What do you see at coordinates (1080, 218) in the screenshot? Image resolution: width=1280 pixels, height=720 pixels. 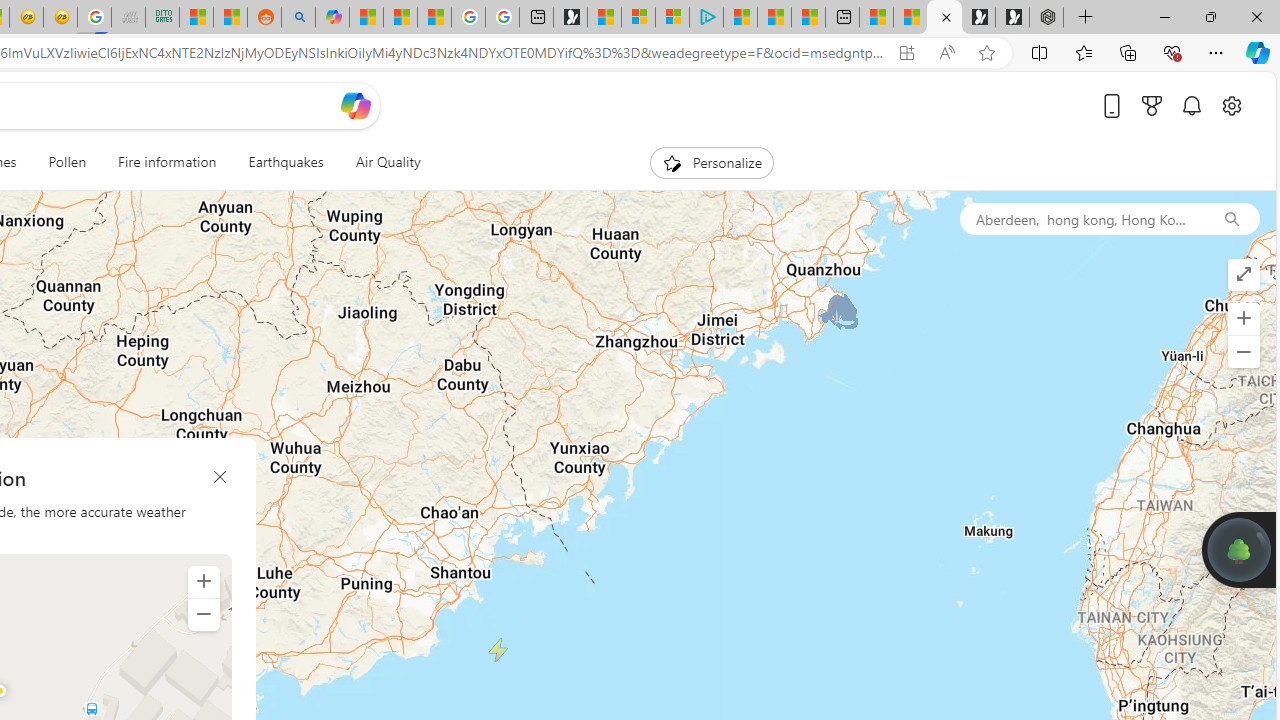 I see `'Aberdeen, hong kong, Hong Kong SAR'` at bounding box center [1080, 218].